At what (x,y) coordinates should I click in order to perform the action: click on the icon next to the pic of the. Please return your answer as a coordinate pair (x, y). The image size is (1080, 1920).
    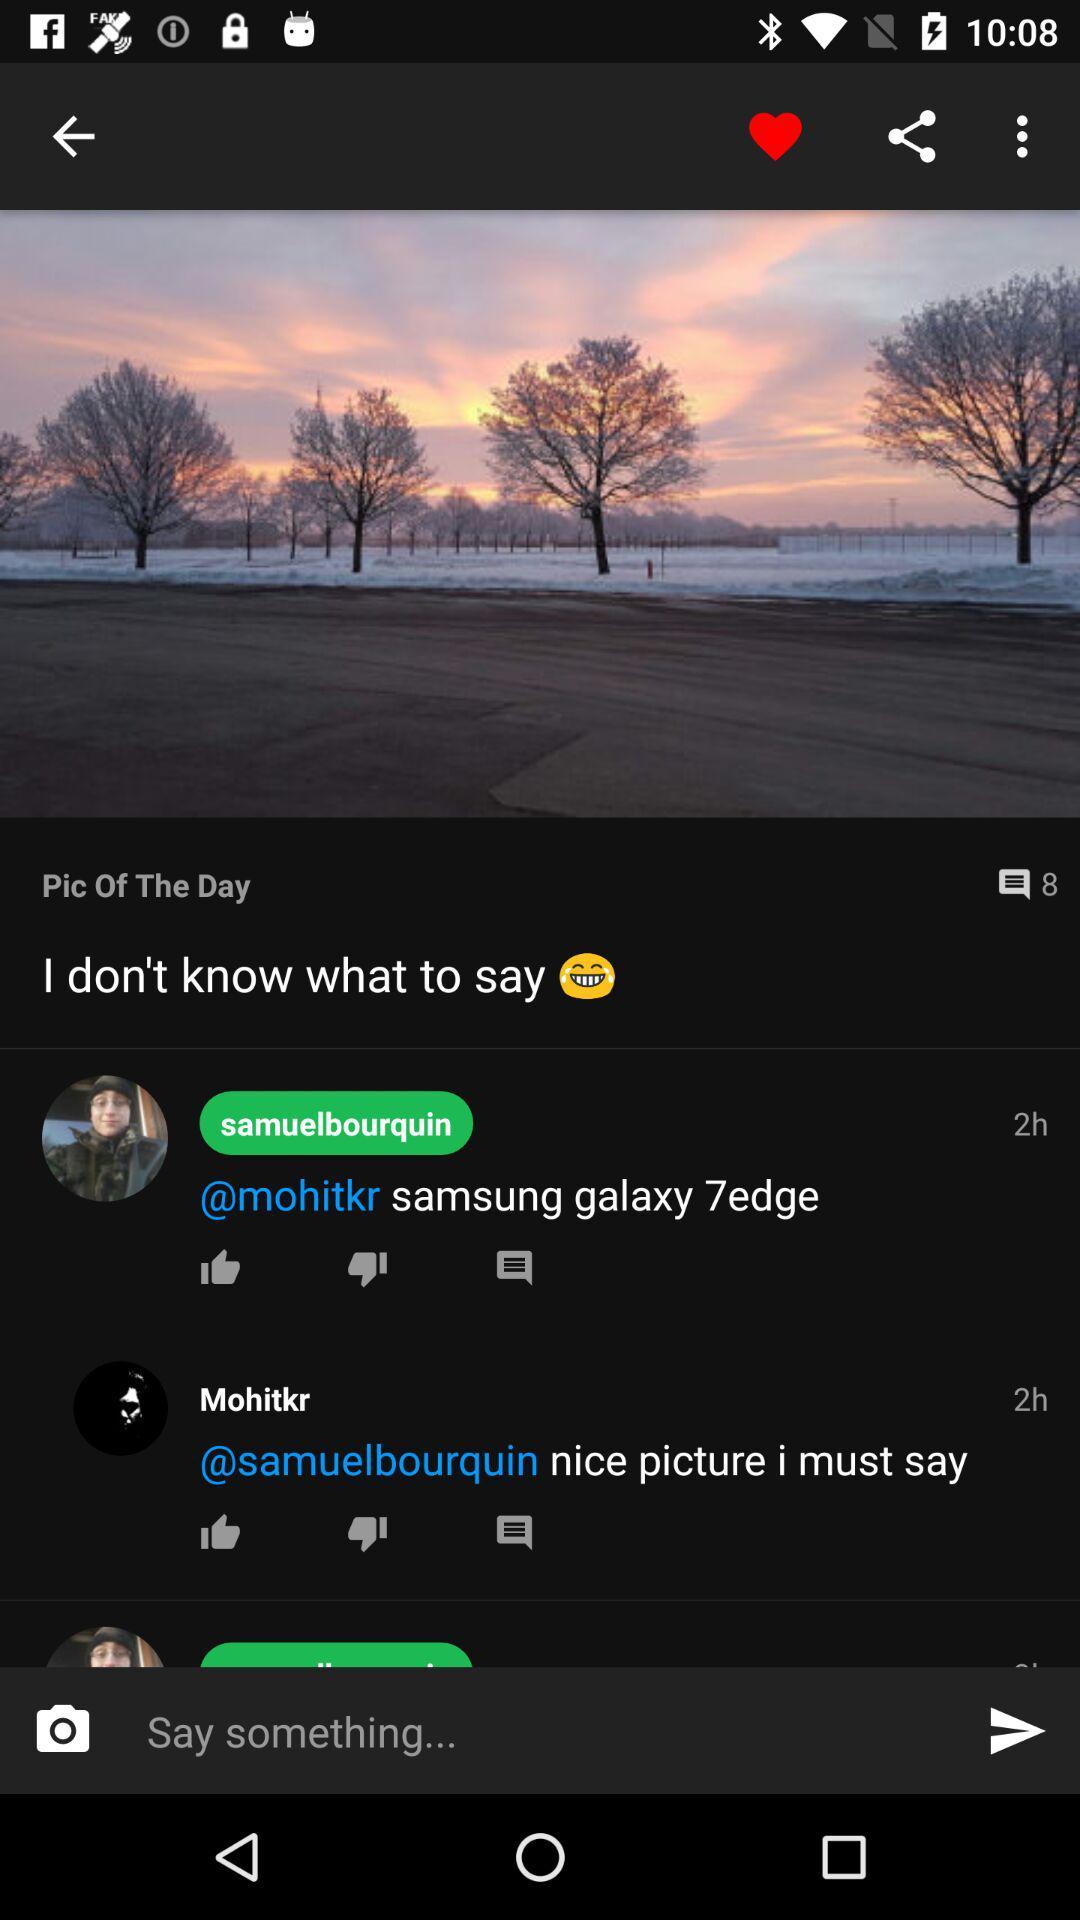
    Looking at the image, I should click on (1019, 883).